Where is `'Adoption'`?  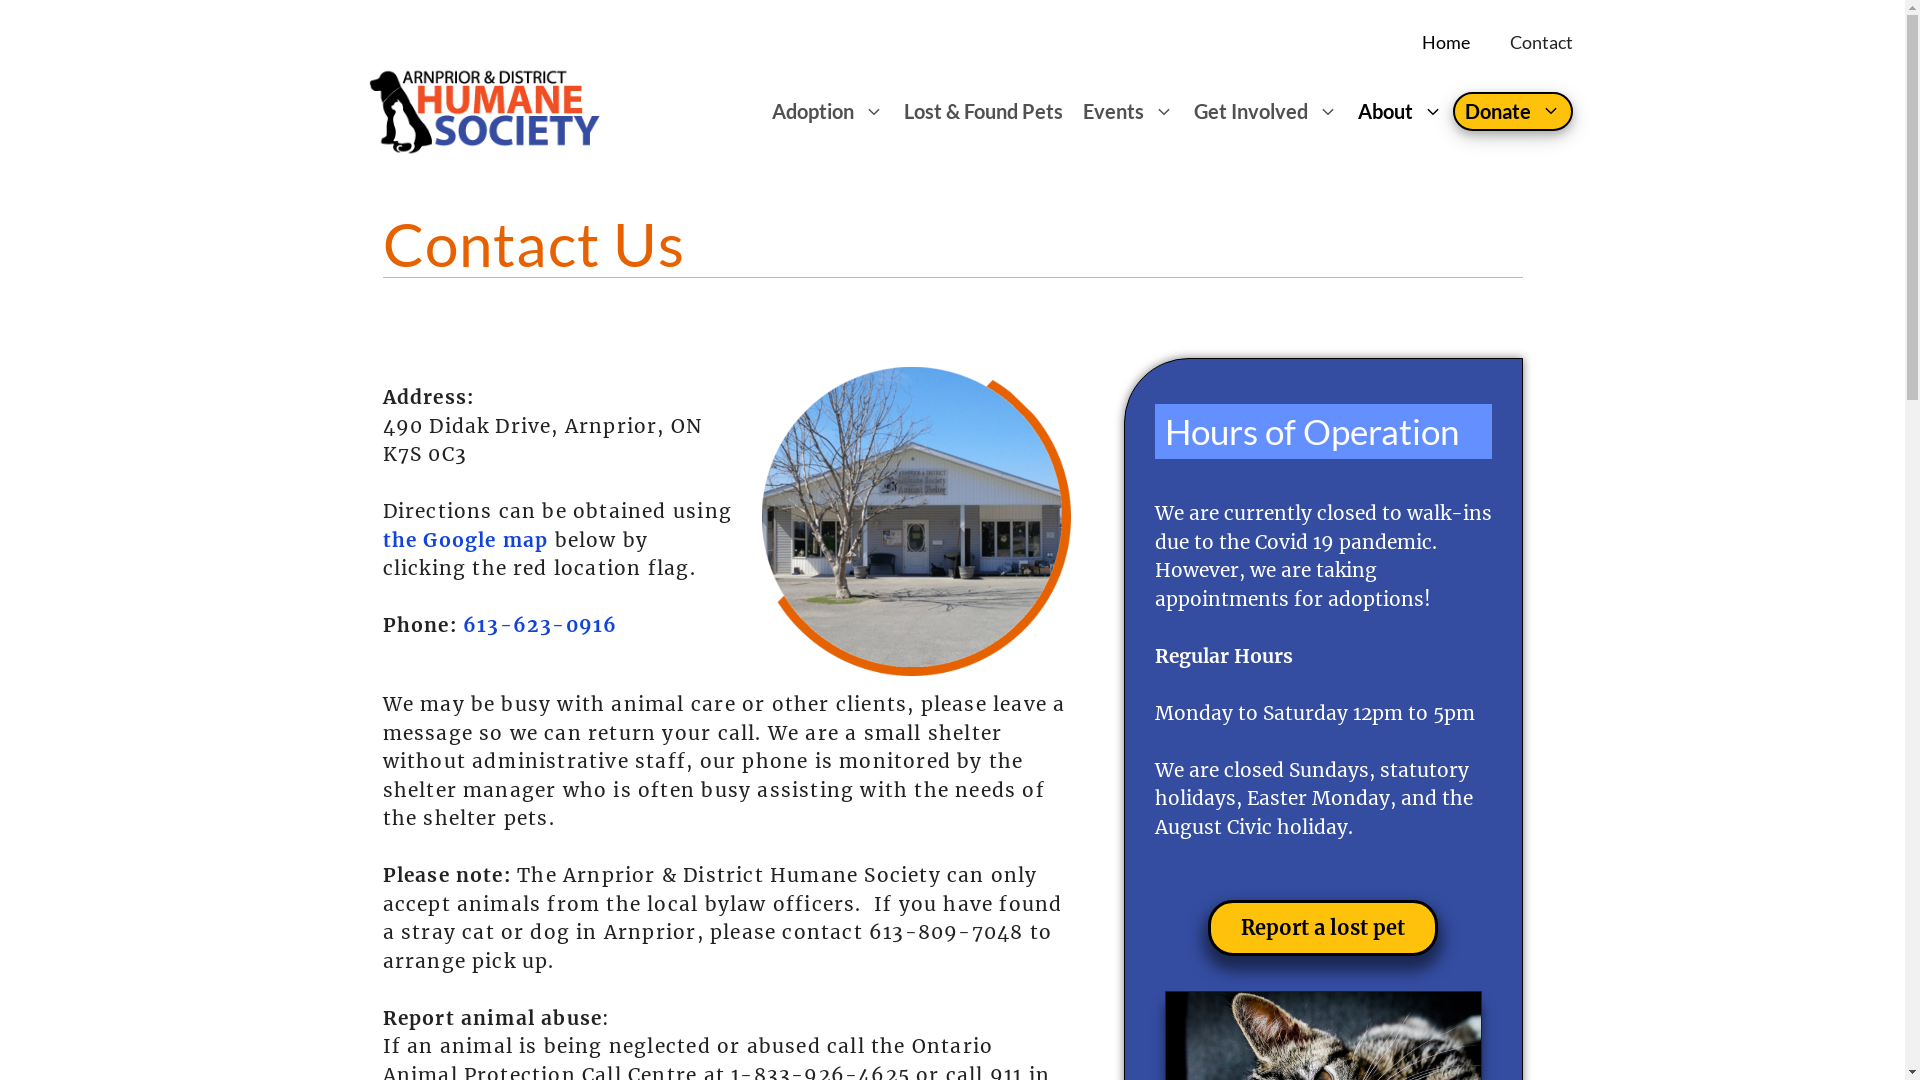
'Adoption' is located at coordinates (828, 111).